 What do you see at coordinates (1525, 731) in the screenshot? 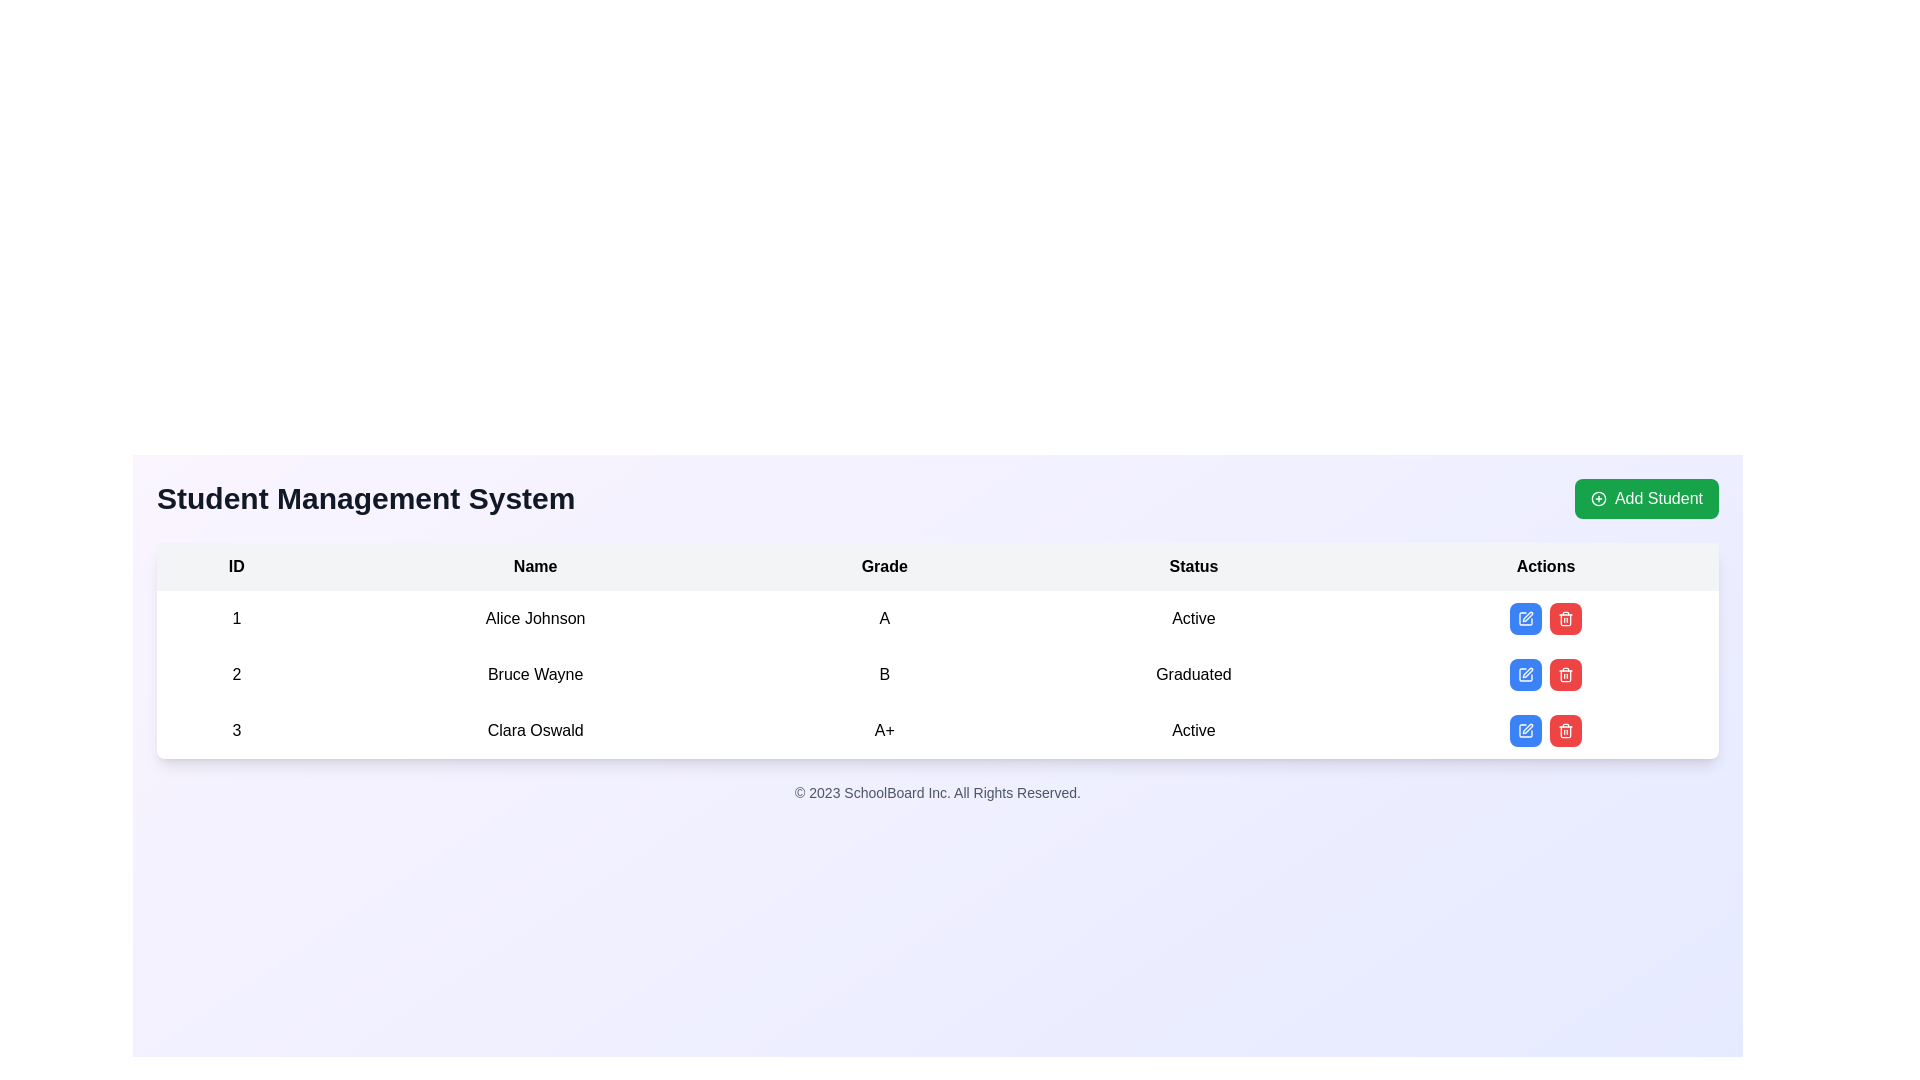
I see `the blue circular button with a white pen icon in the 'Actions' column for Clara Oswald` at bounding box center [1525, 731].